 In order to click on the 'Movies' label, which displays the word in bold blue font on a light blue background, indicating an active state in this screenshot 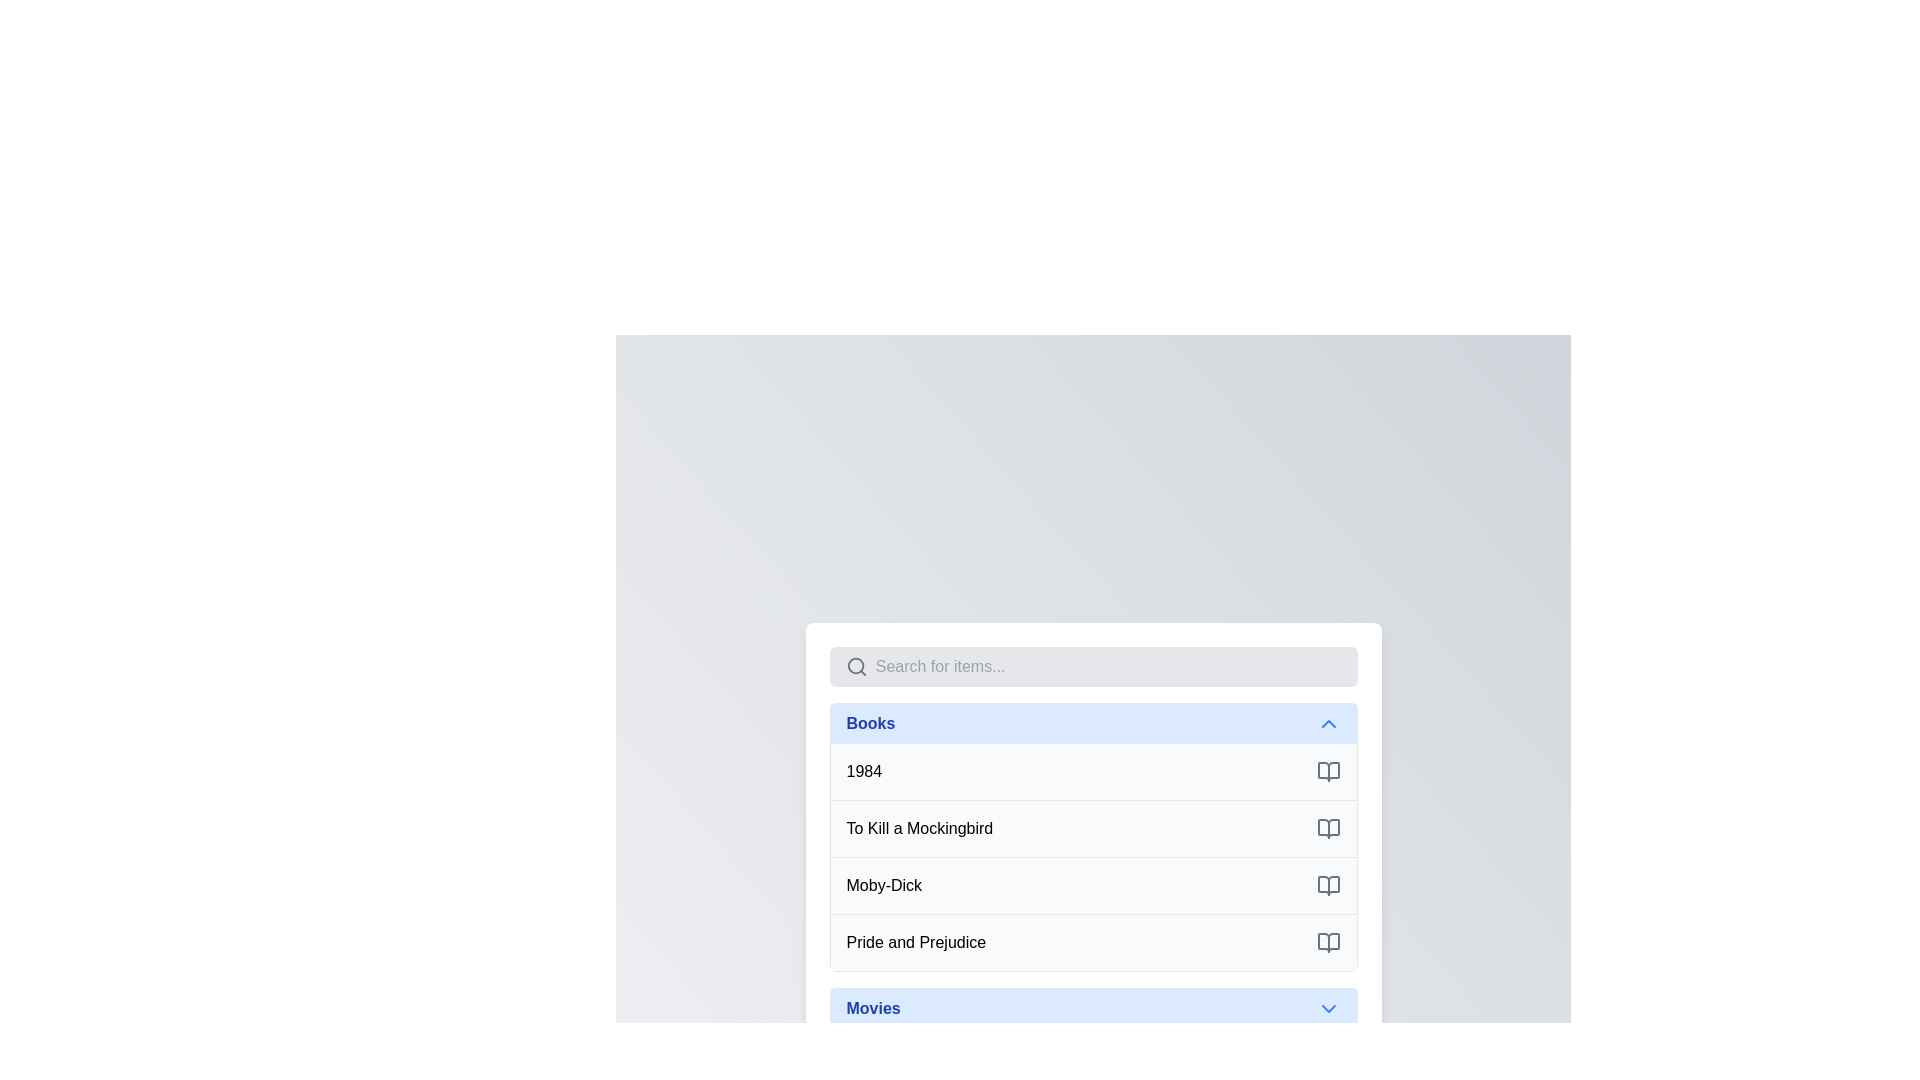, I will do `click(873, 1008)`.